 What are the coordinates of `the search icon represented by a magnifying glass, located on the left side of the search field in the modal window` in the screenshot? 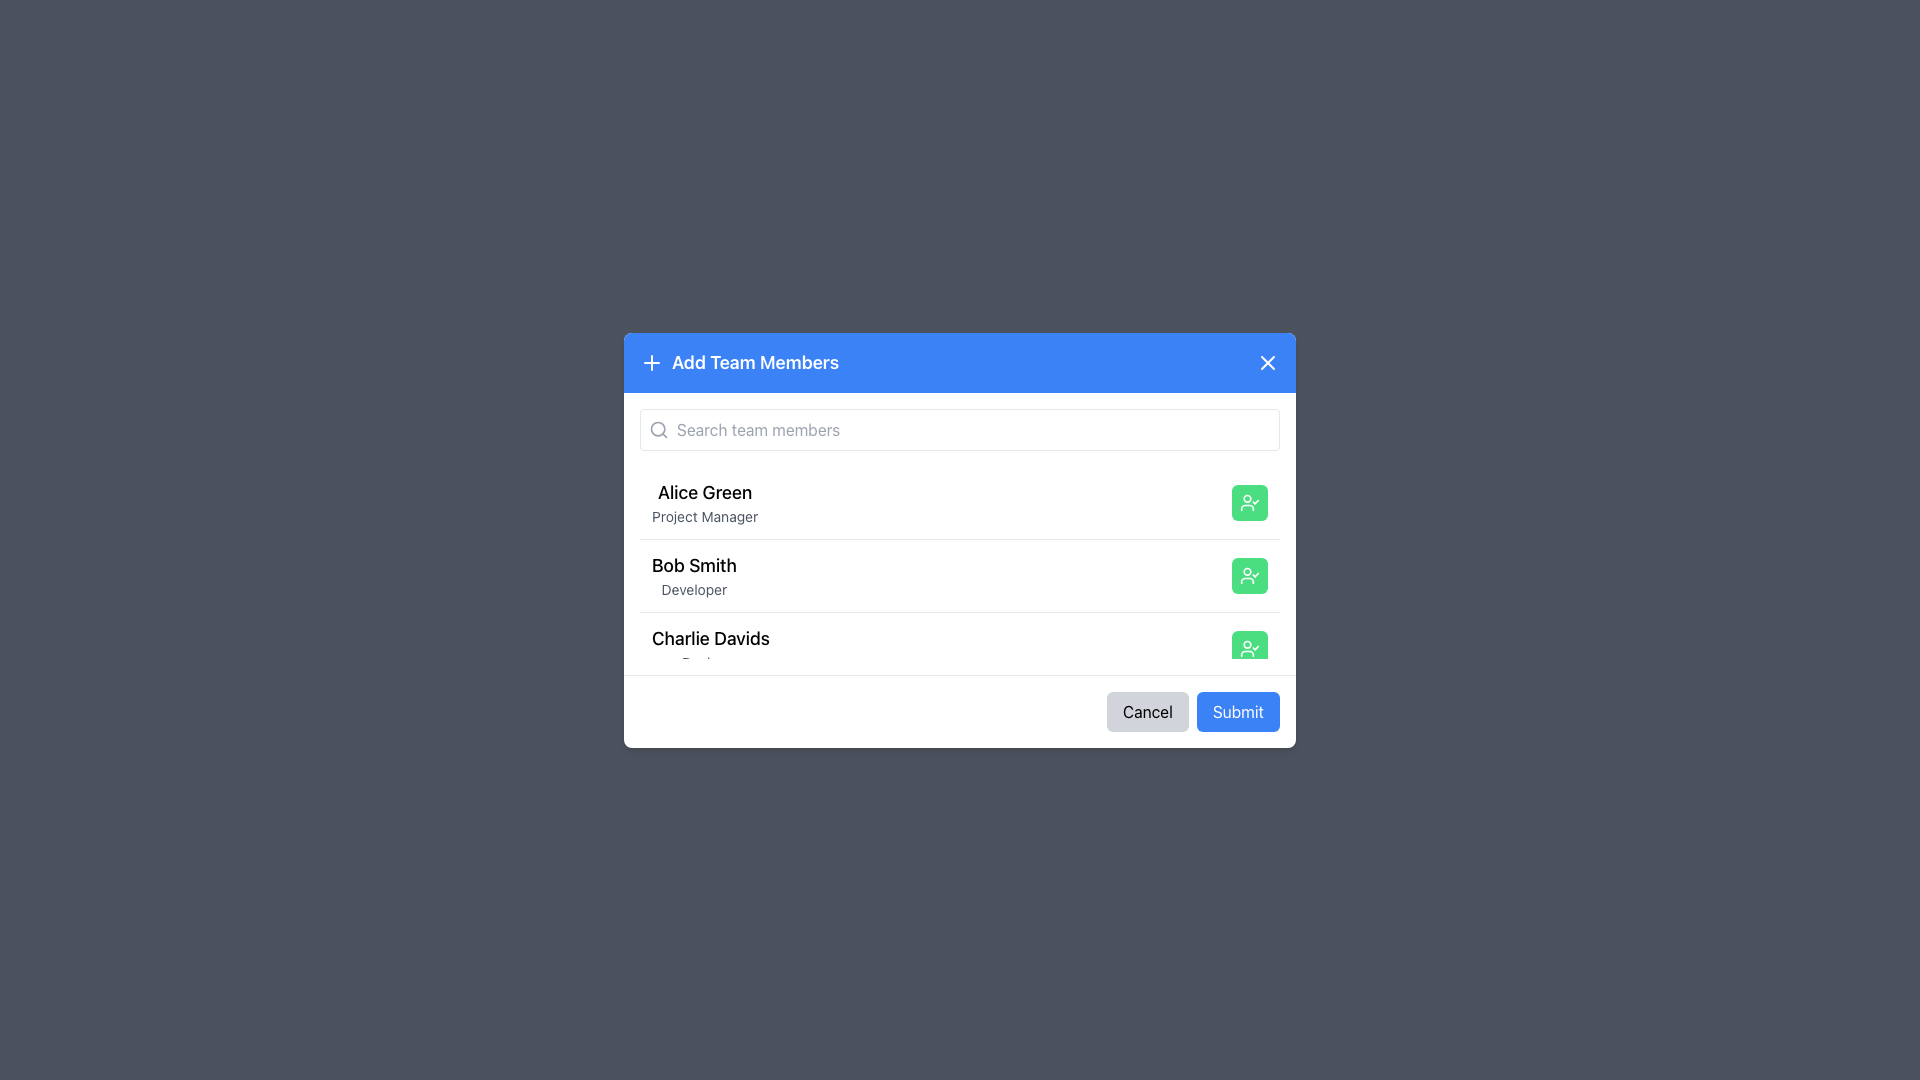 It's located at (658, 427).